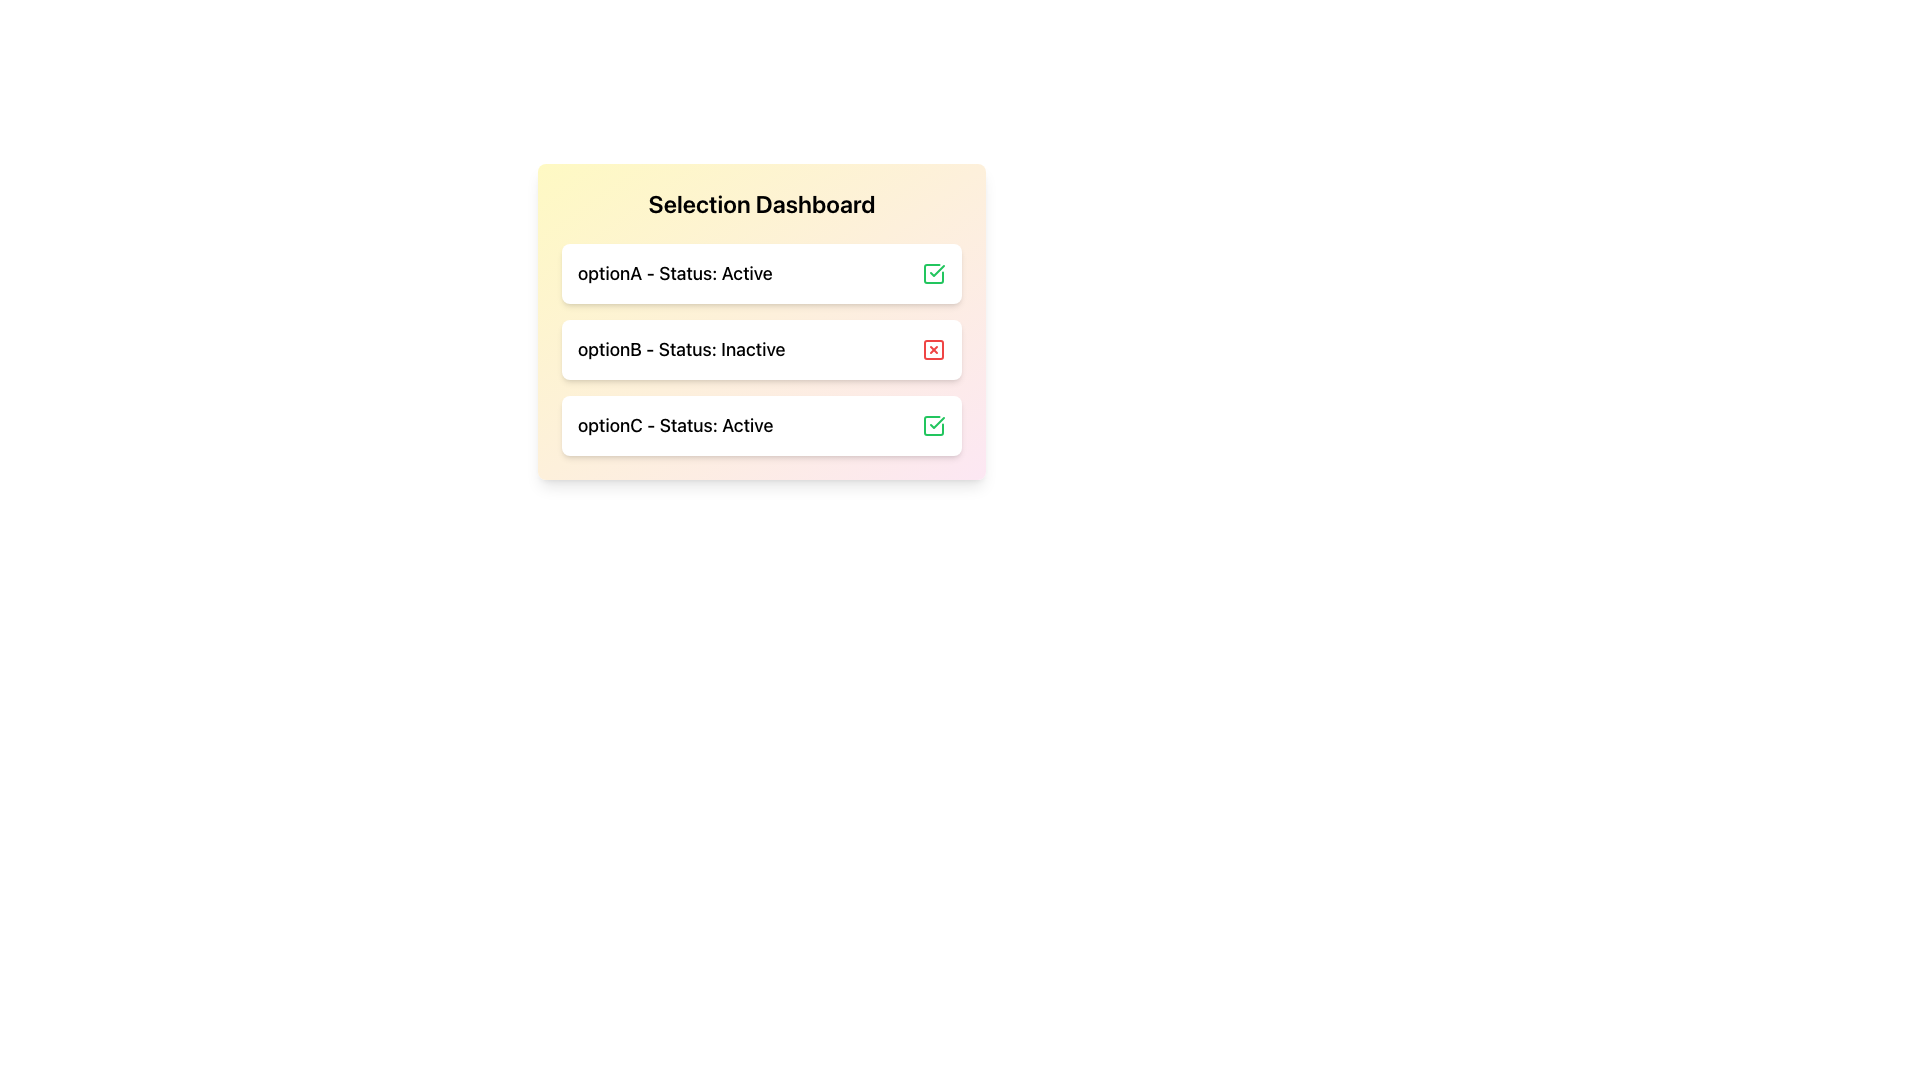 The height and width of the screenshot is (1080, 1920). I want to click on the SVG icon with a green outline and checkmark, associated with the text label 'optionA - Status: Active', so click(933, 273).